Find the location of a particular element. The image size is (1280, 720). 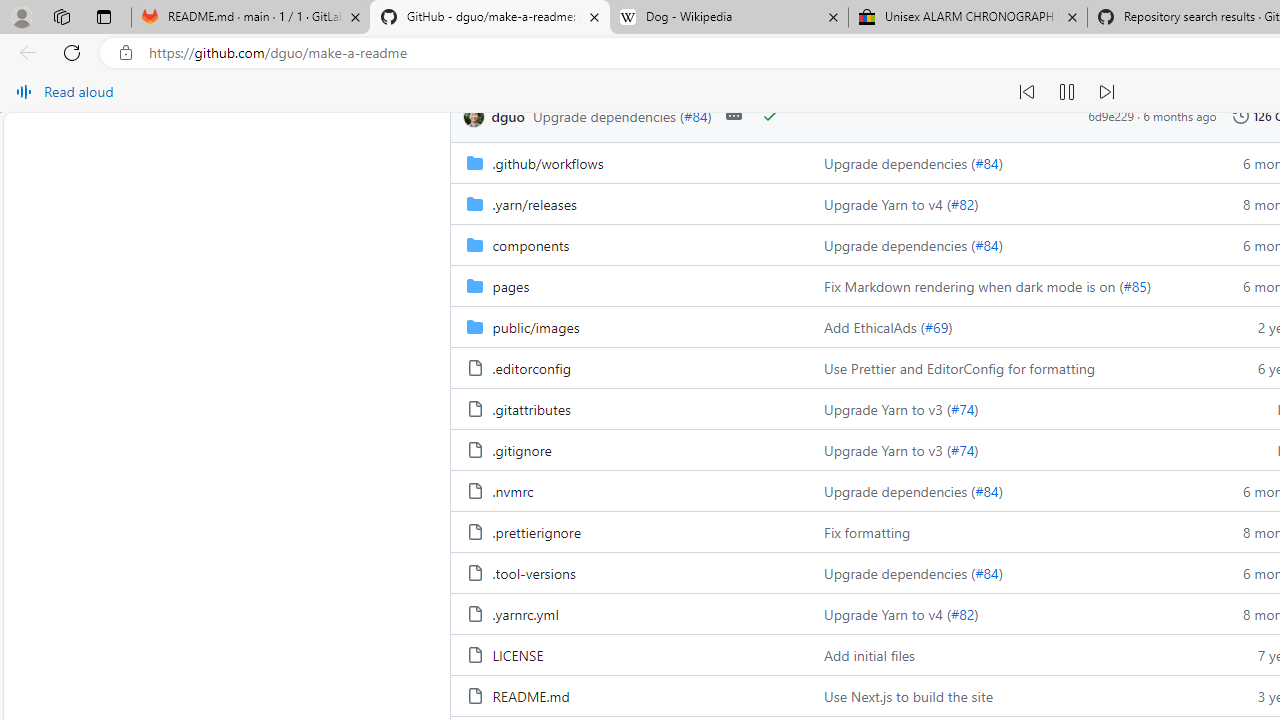

'Use Next.js to build the site' is located at coordinates (907, 695).